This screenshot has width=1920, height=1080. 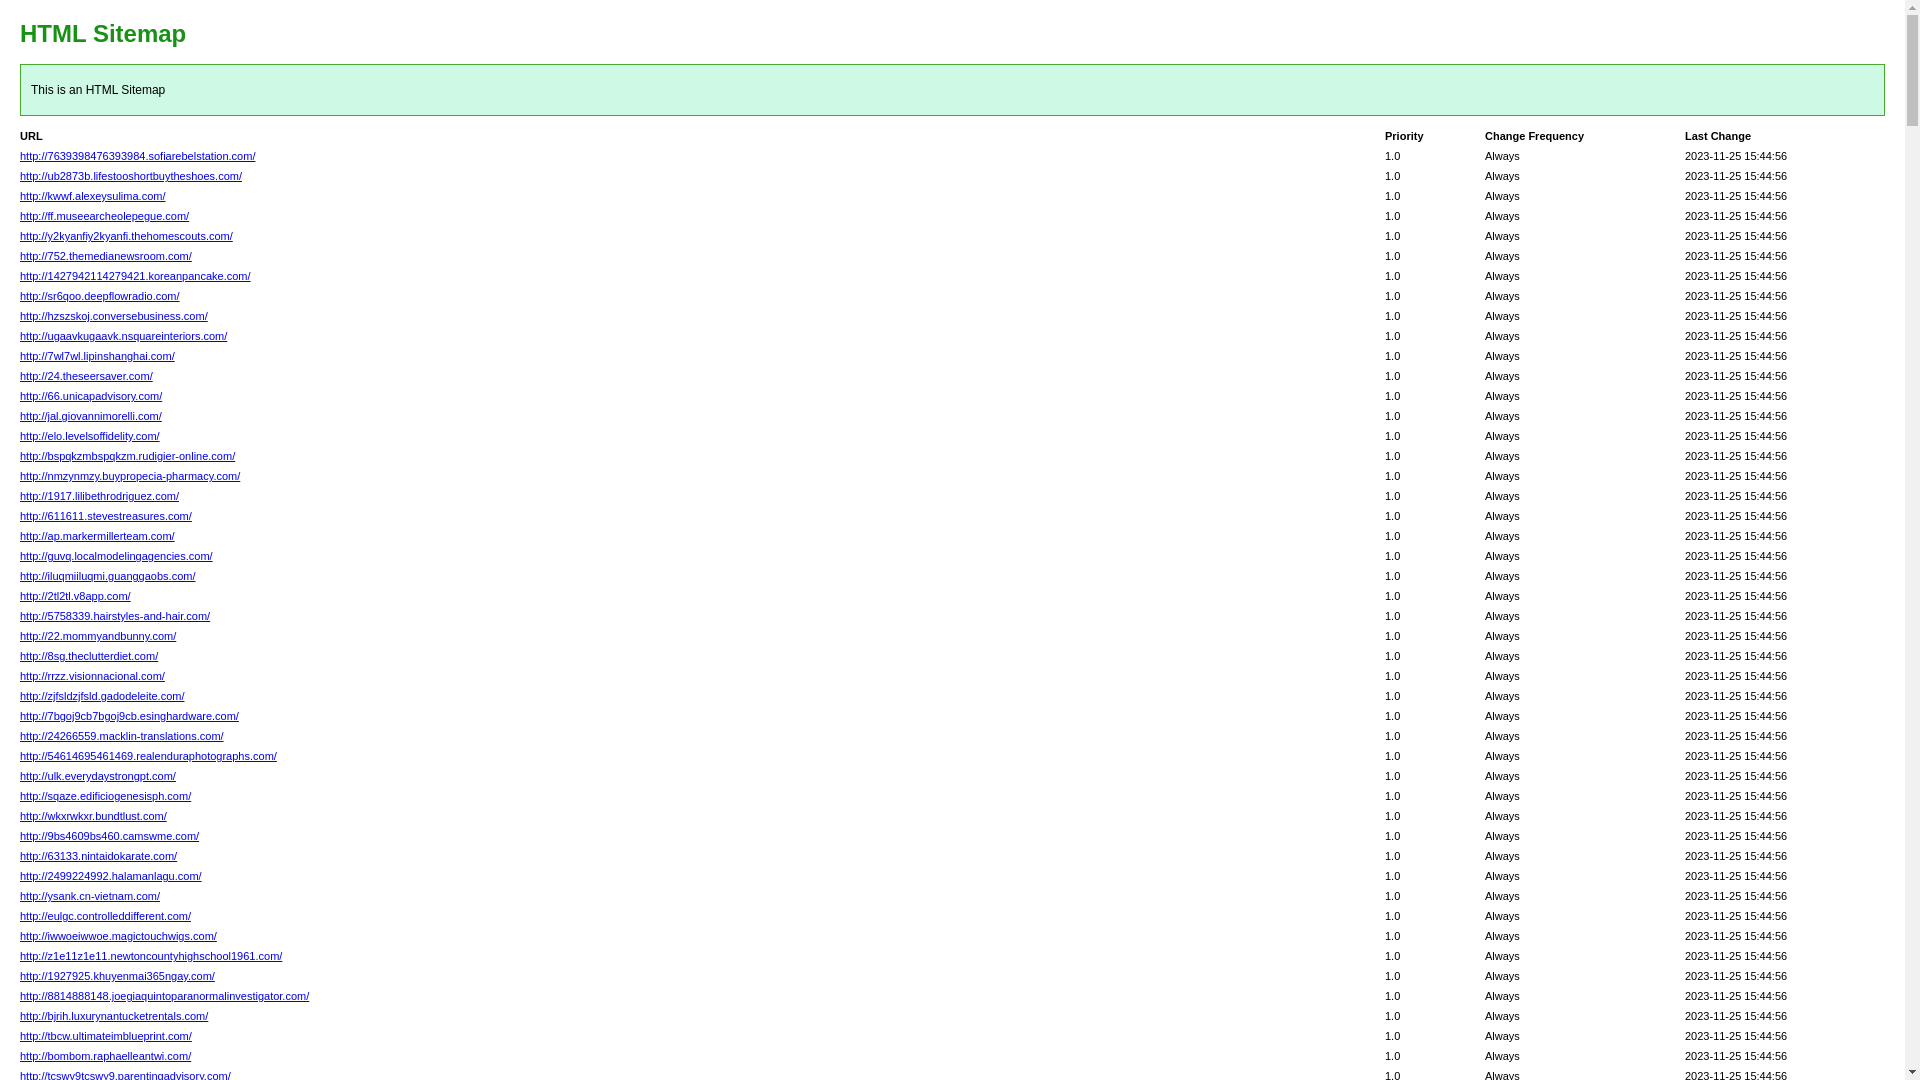 I want to click on 'http://2499224992.halamanlagu.com/', so click(x=109, y=874).